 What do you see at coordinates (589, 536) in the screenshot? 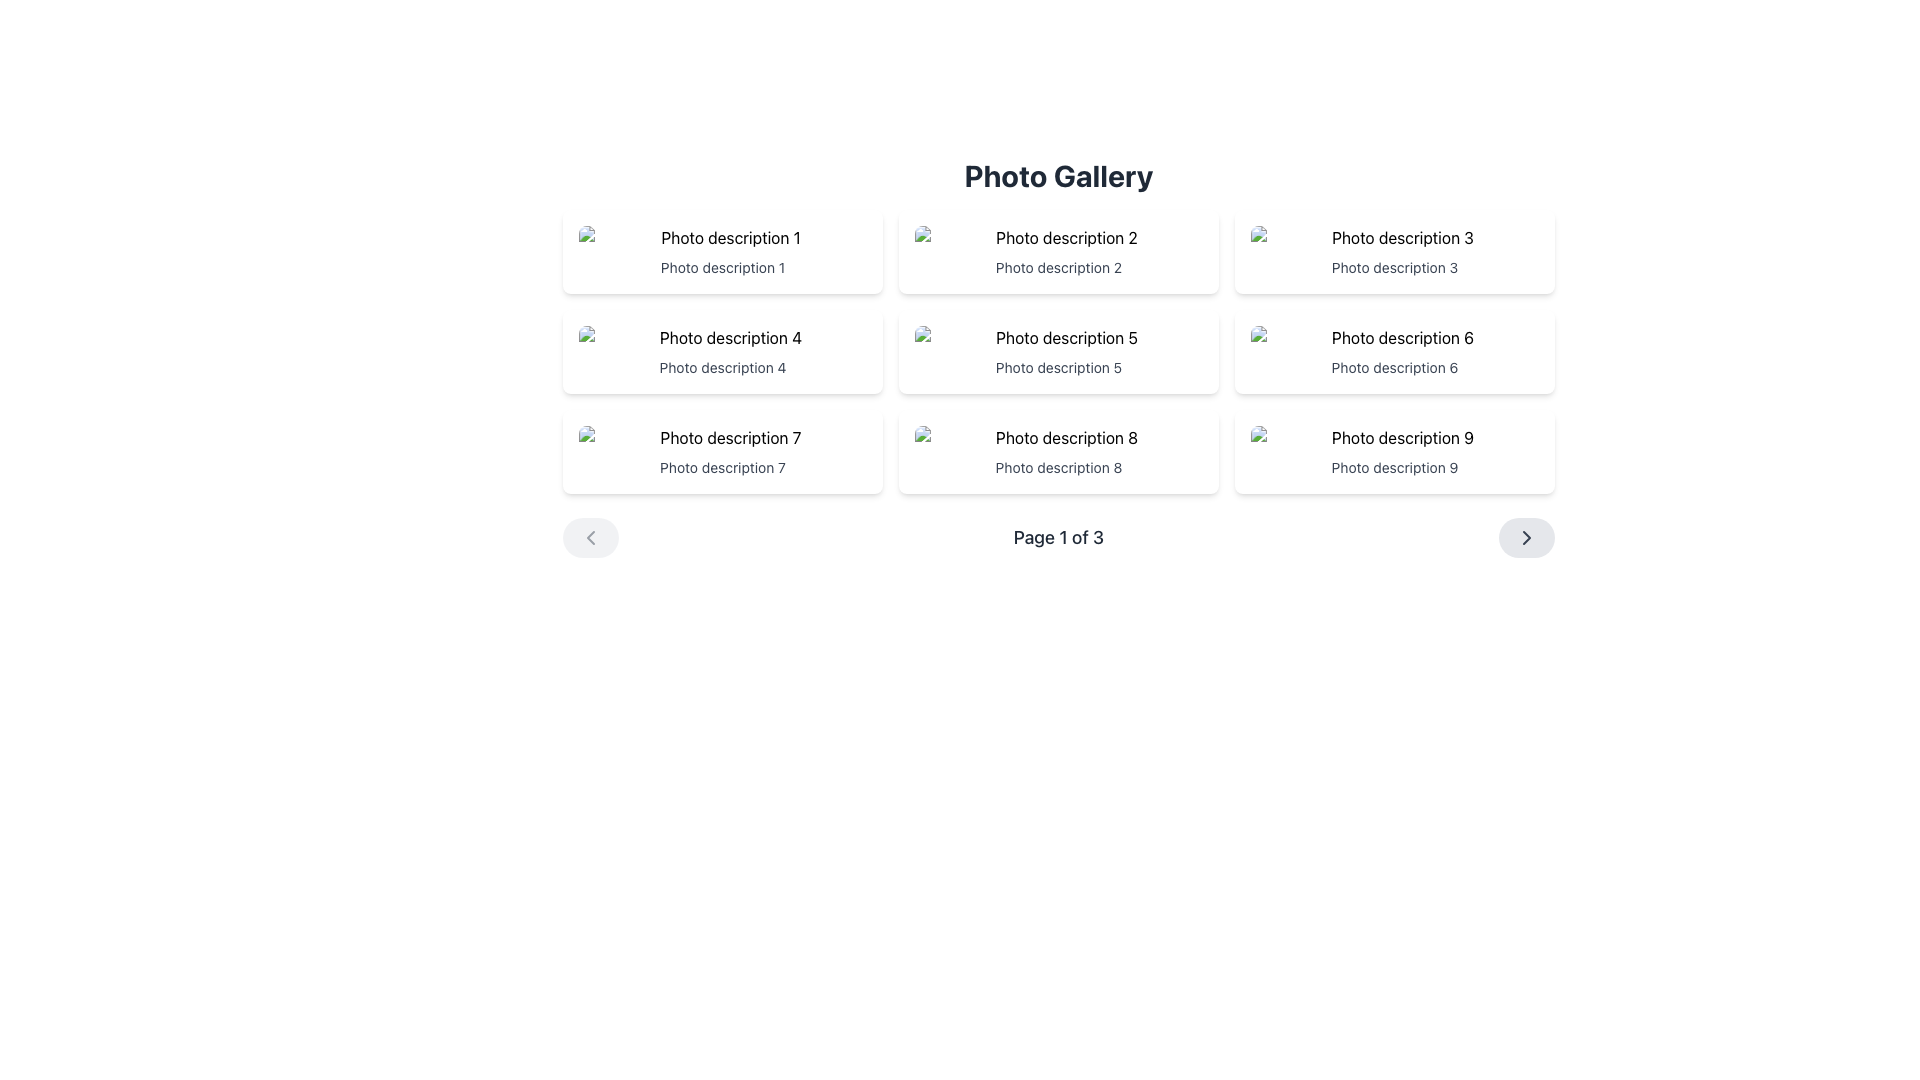
I see `the left-facing chevron button, which is a prominent back navigation button located at the bottom left corner of the pagination control area` at bounding box center [589, 536].